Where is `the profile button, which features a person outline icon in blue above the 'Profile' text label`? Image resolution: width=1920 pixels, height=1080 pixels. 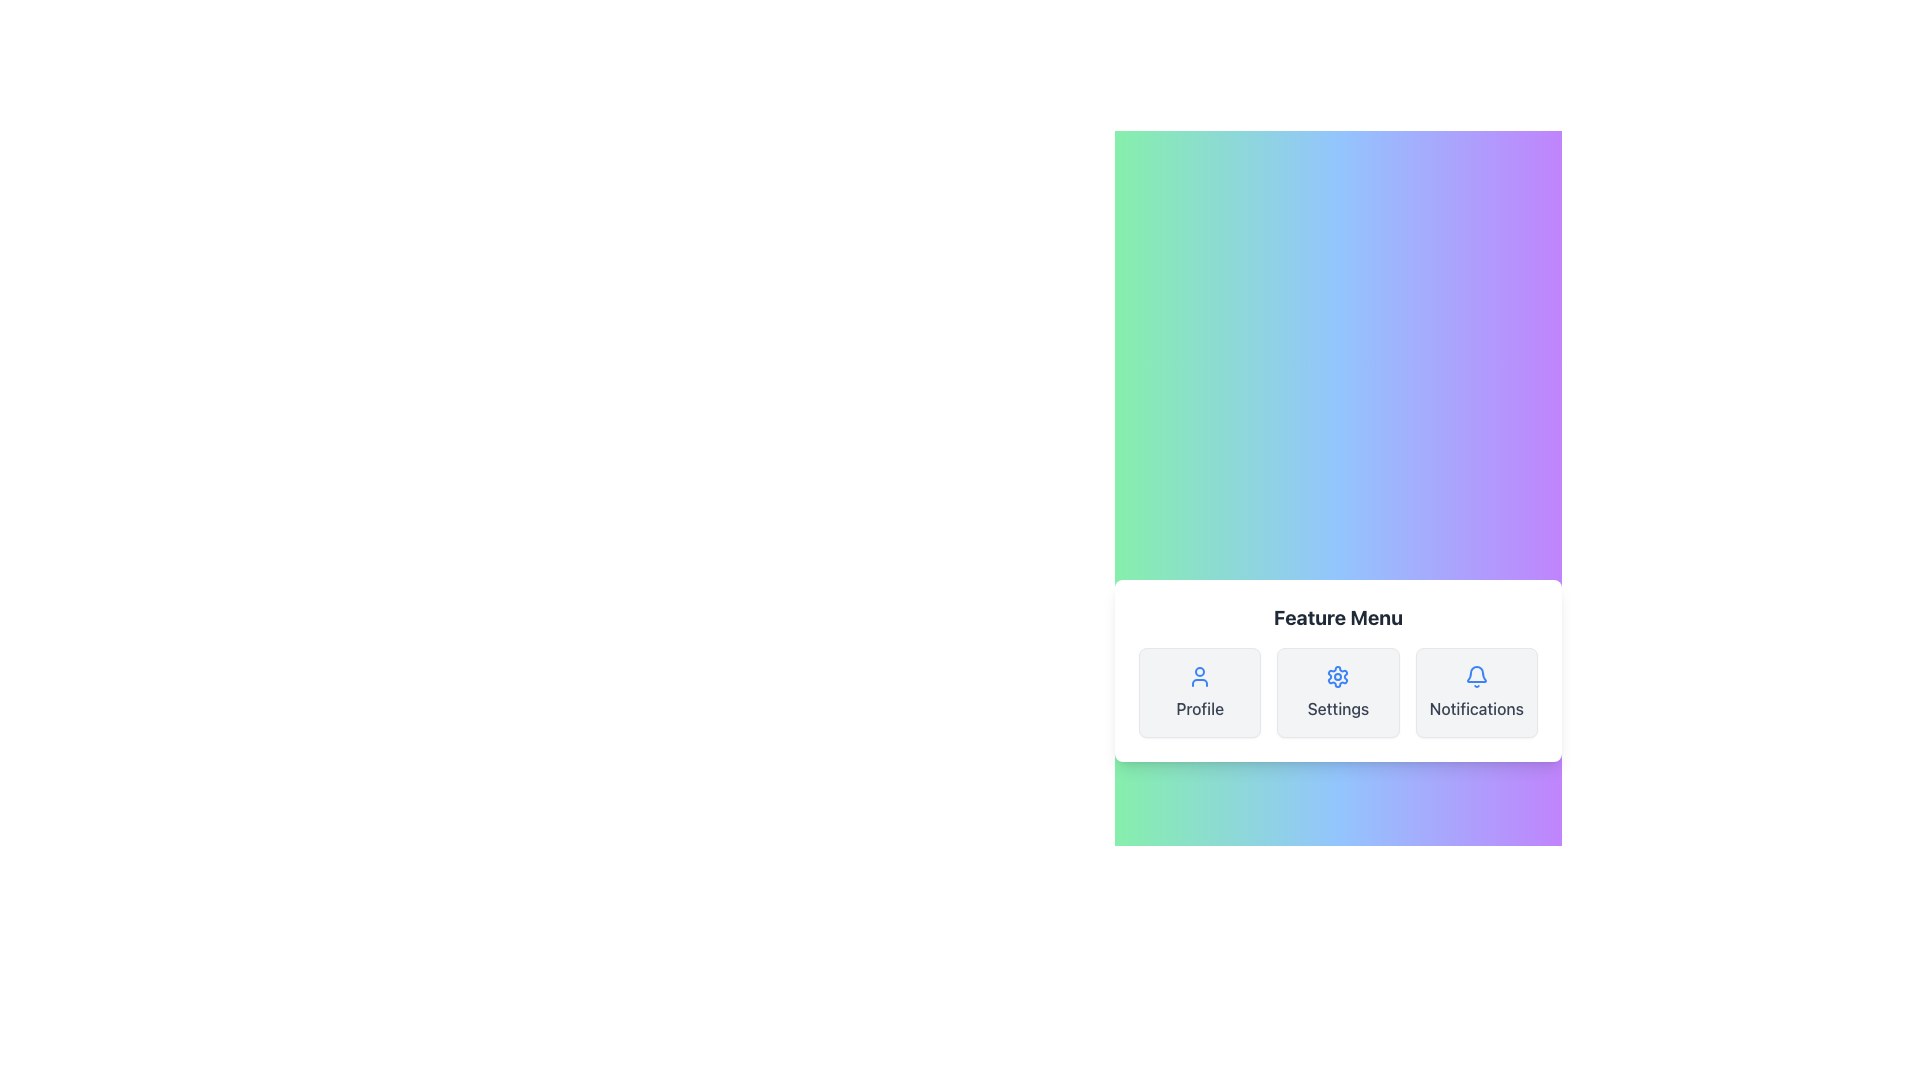 the profile button, which features a person outline icon in blue above the 'Profile' text label is located at coordinates (1200, 676).